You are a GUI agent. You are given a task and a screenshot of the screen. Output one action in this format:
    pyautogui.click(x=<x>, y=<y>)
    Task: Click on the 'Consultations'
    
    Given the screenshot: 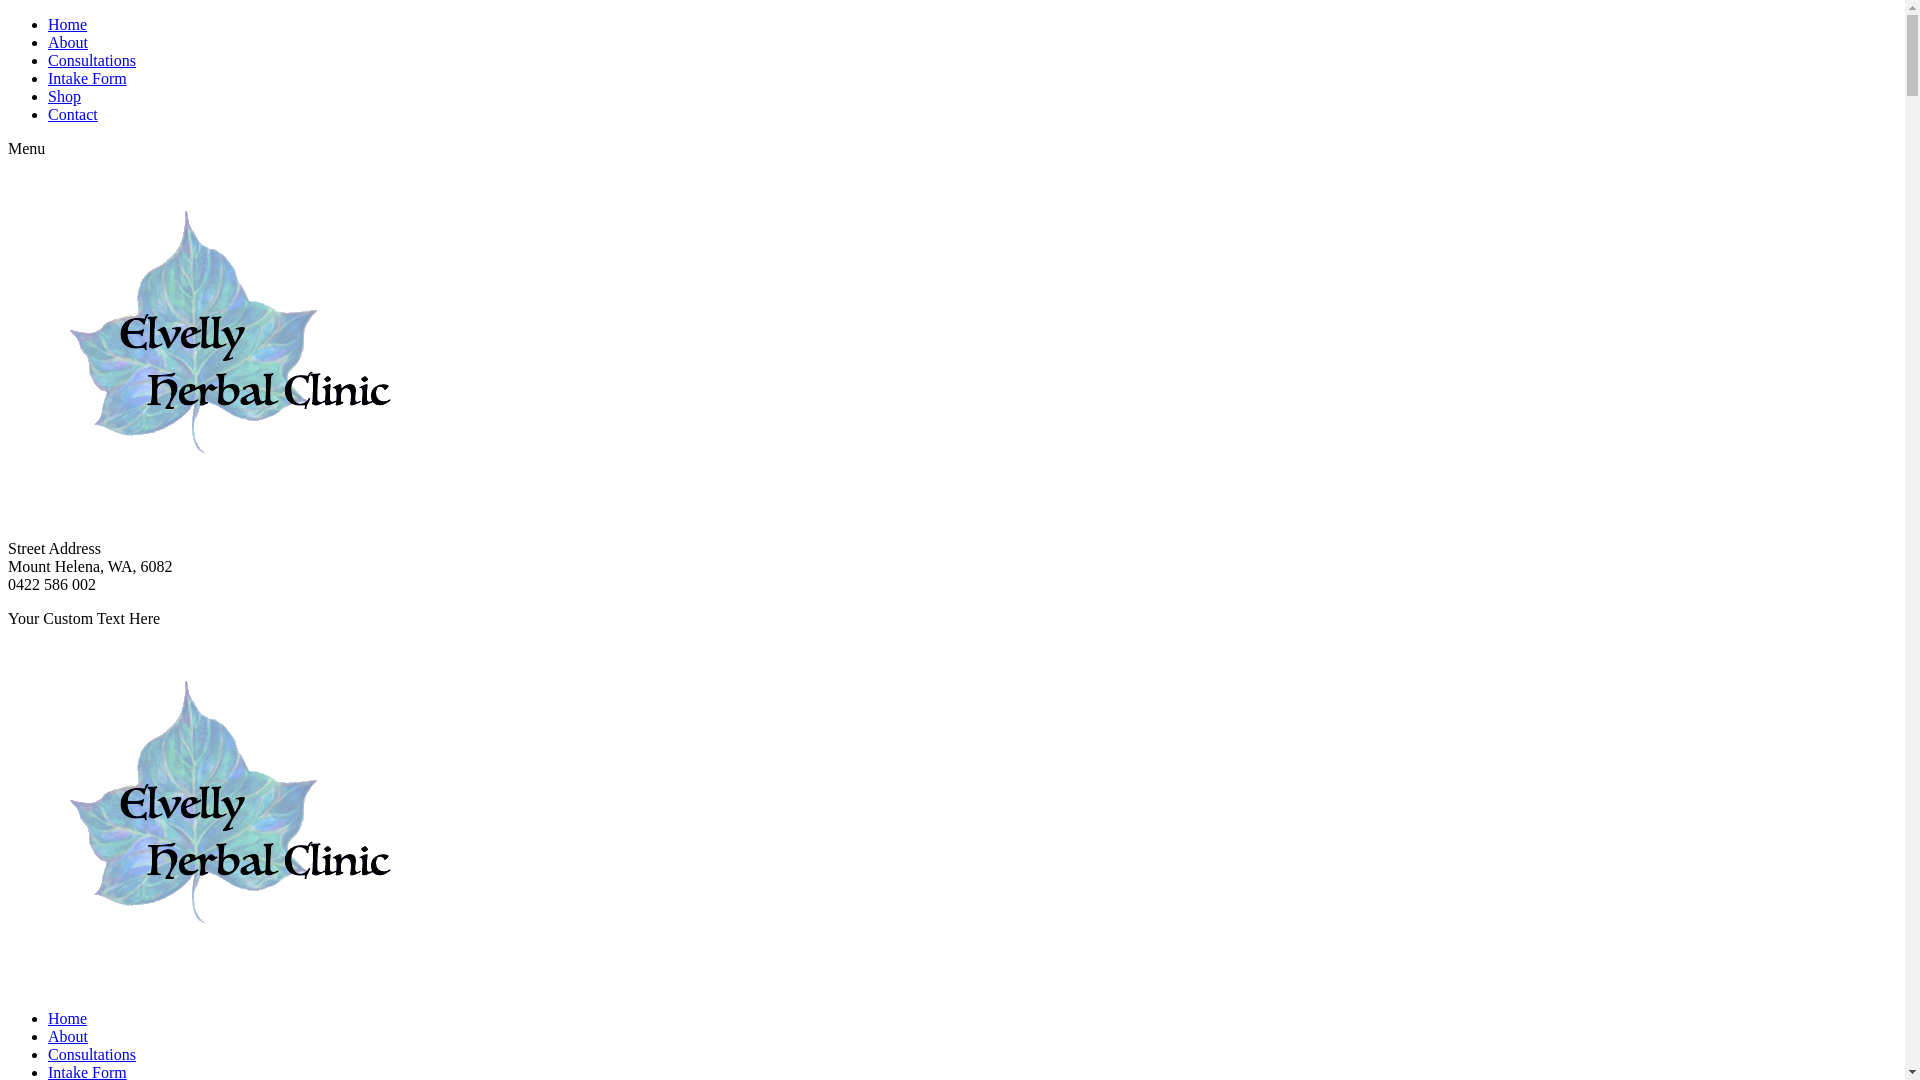 What is the action you would take?
    pyautogui.click(x=90, y=1053)
    